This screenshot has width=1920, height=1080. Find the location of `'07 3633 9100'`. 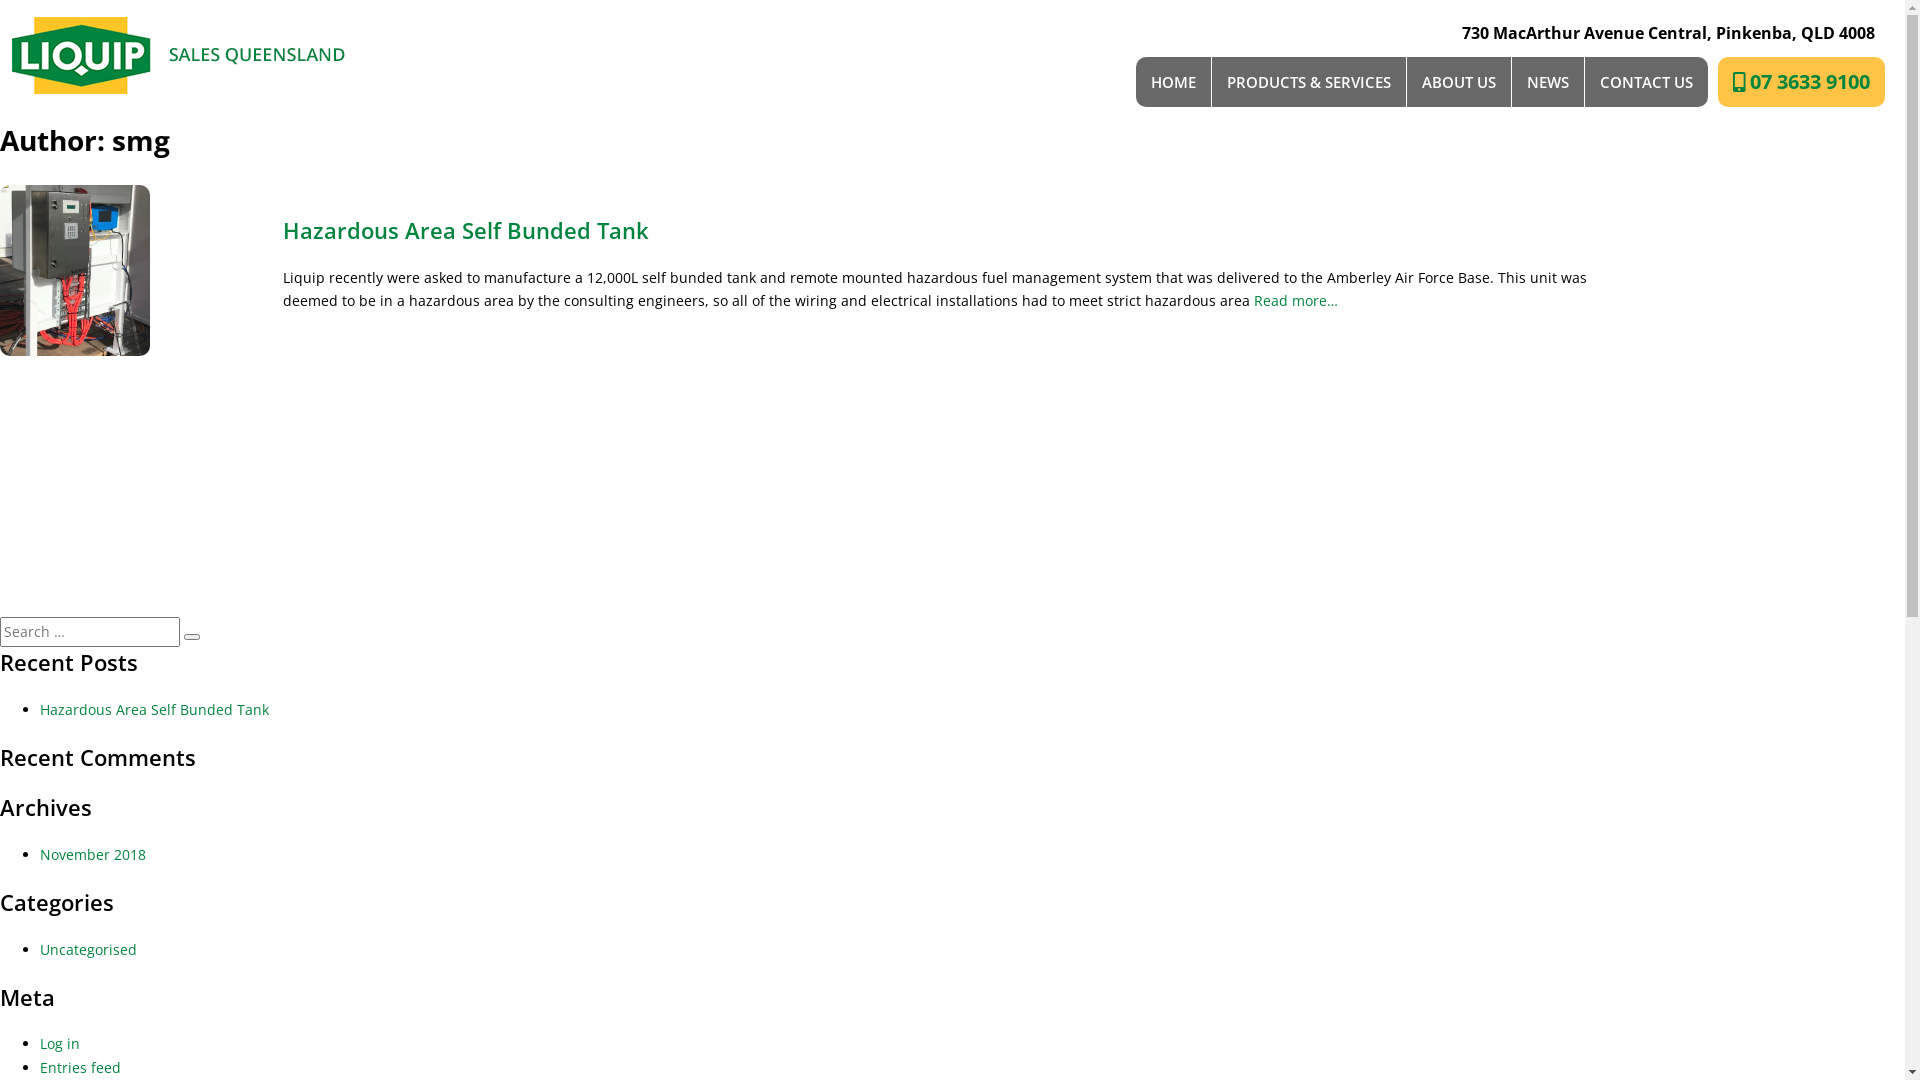

'07 3633 9100' is located at coordinates (1801, 80).